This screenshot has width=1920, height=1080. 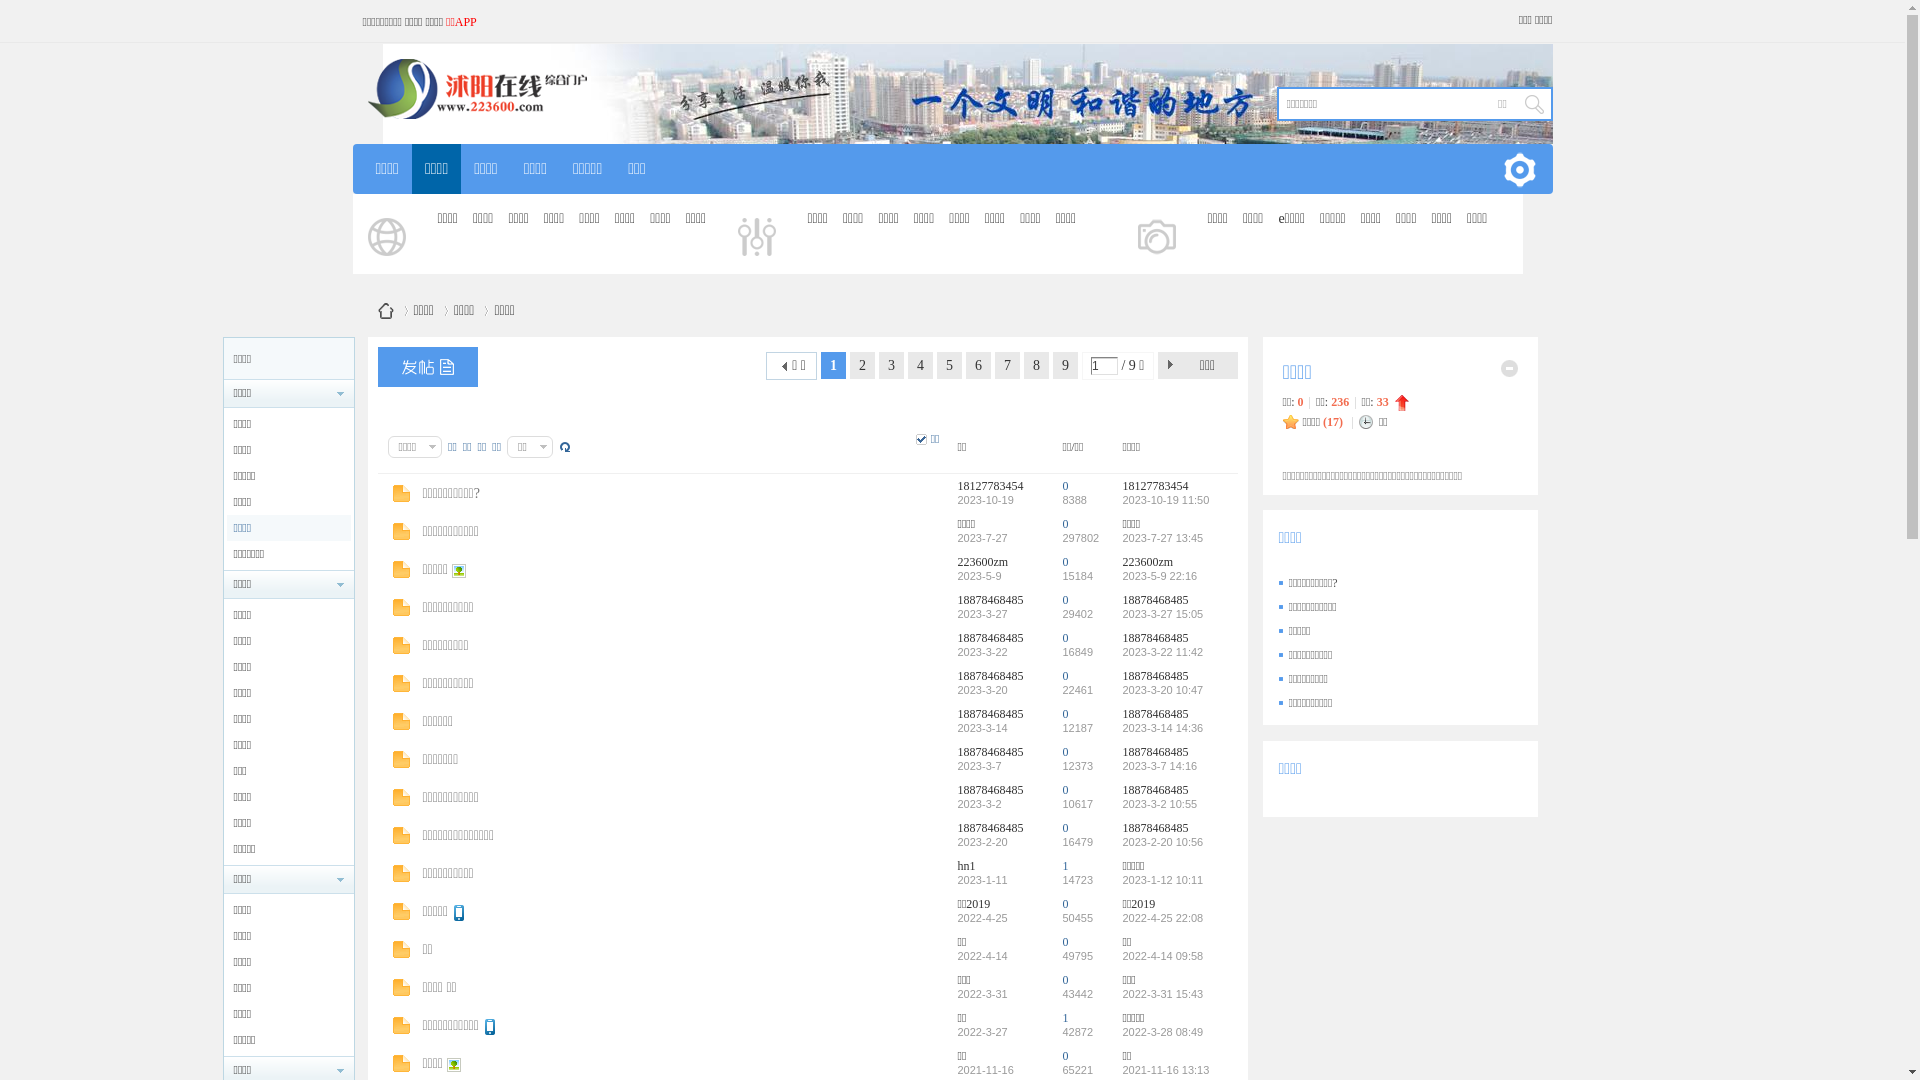 I want to click on '2', so click(x=862, y=365).